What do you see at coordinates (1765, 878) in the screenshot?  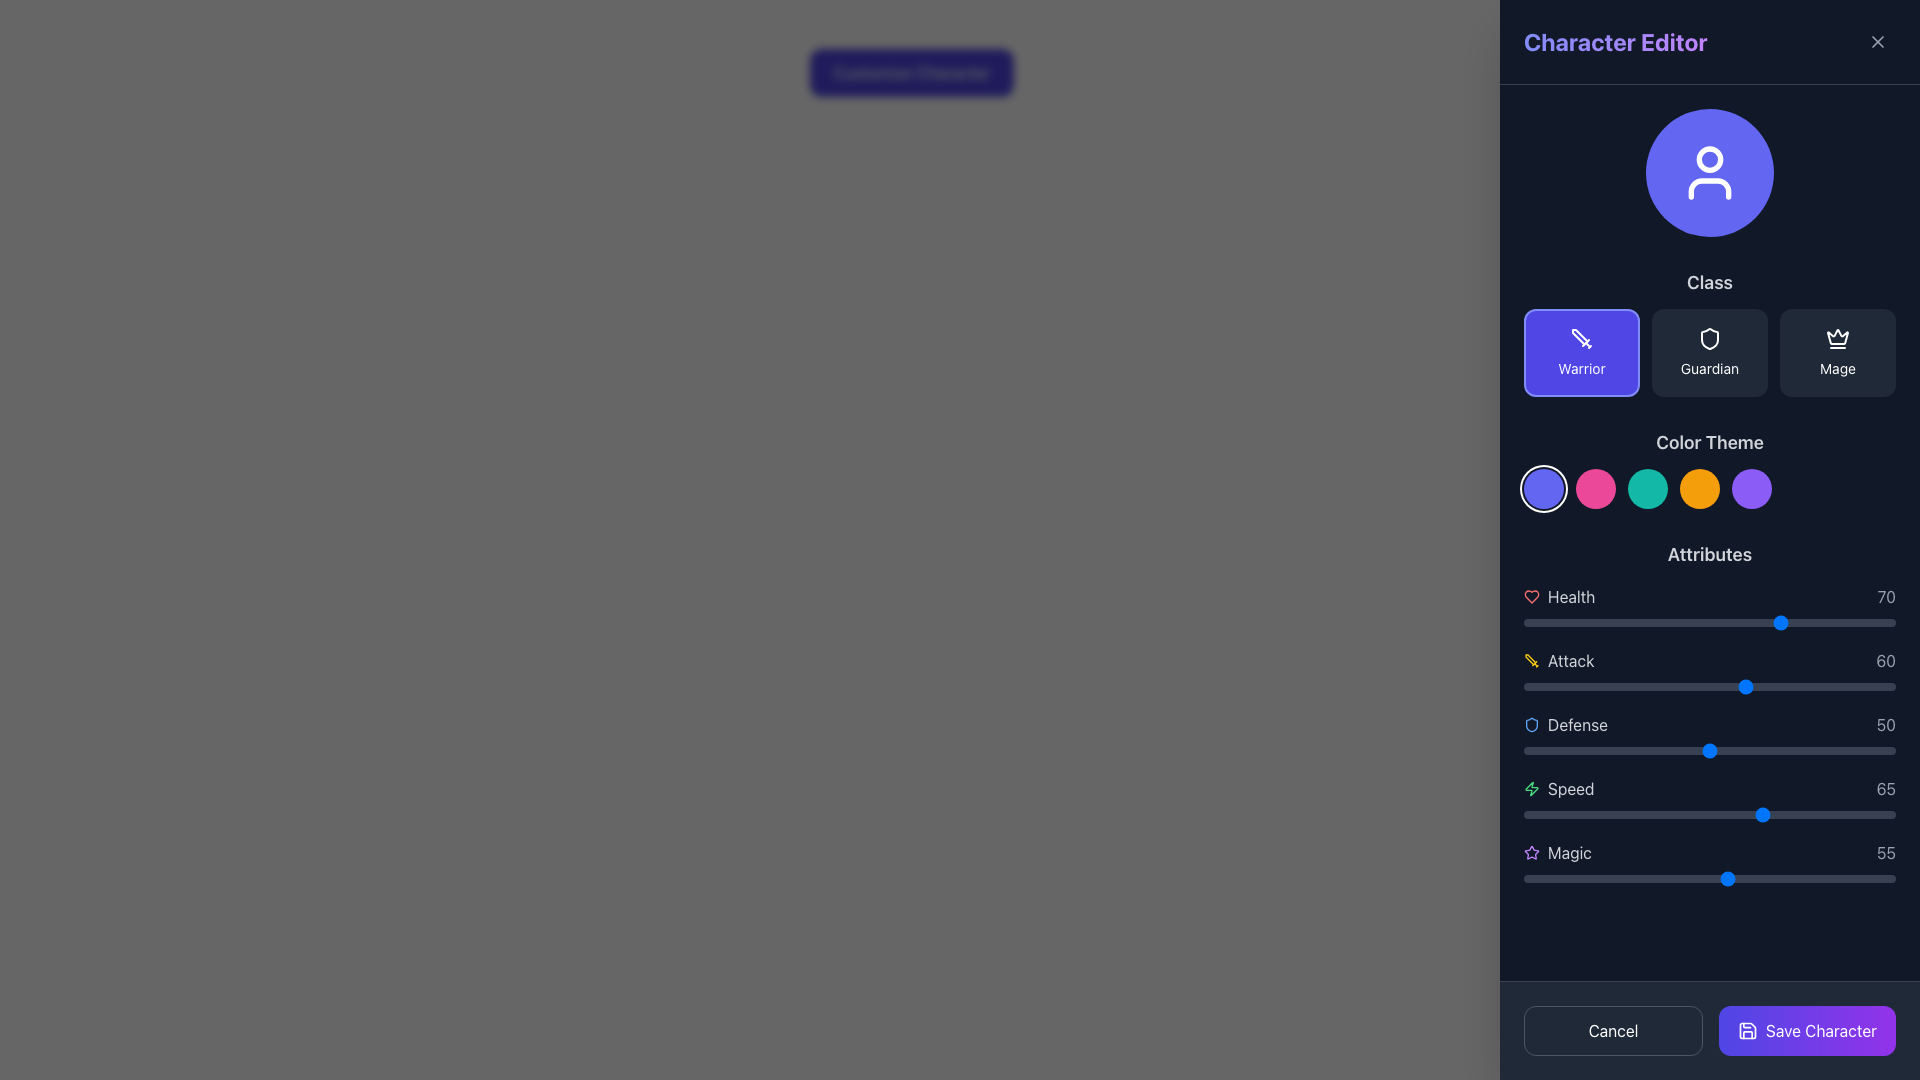 I see `the magic attribute` at bounding box center [1765, 878].